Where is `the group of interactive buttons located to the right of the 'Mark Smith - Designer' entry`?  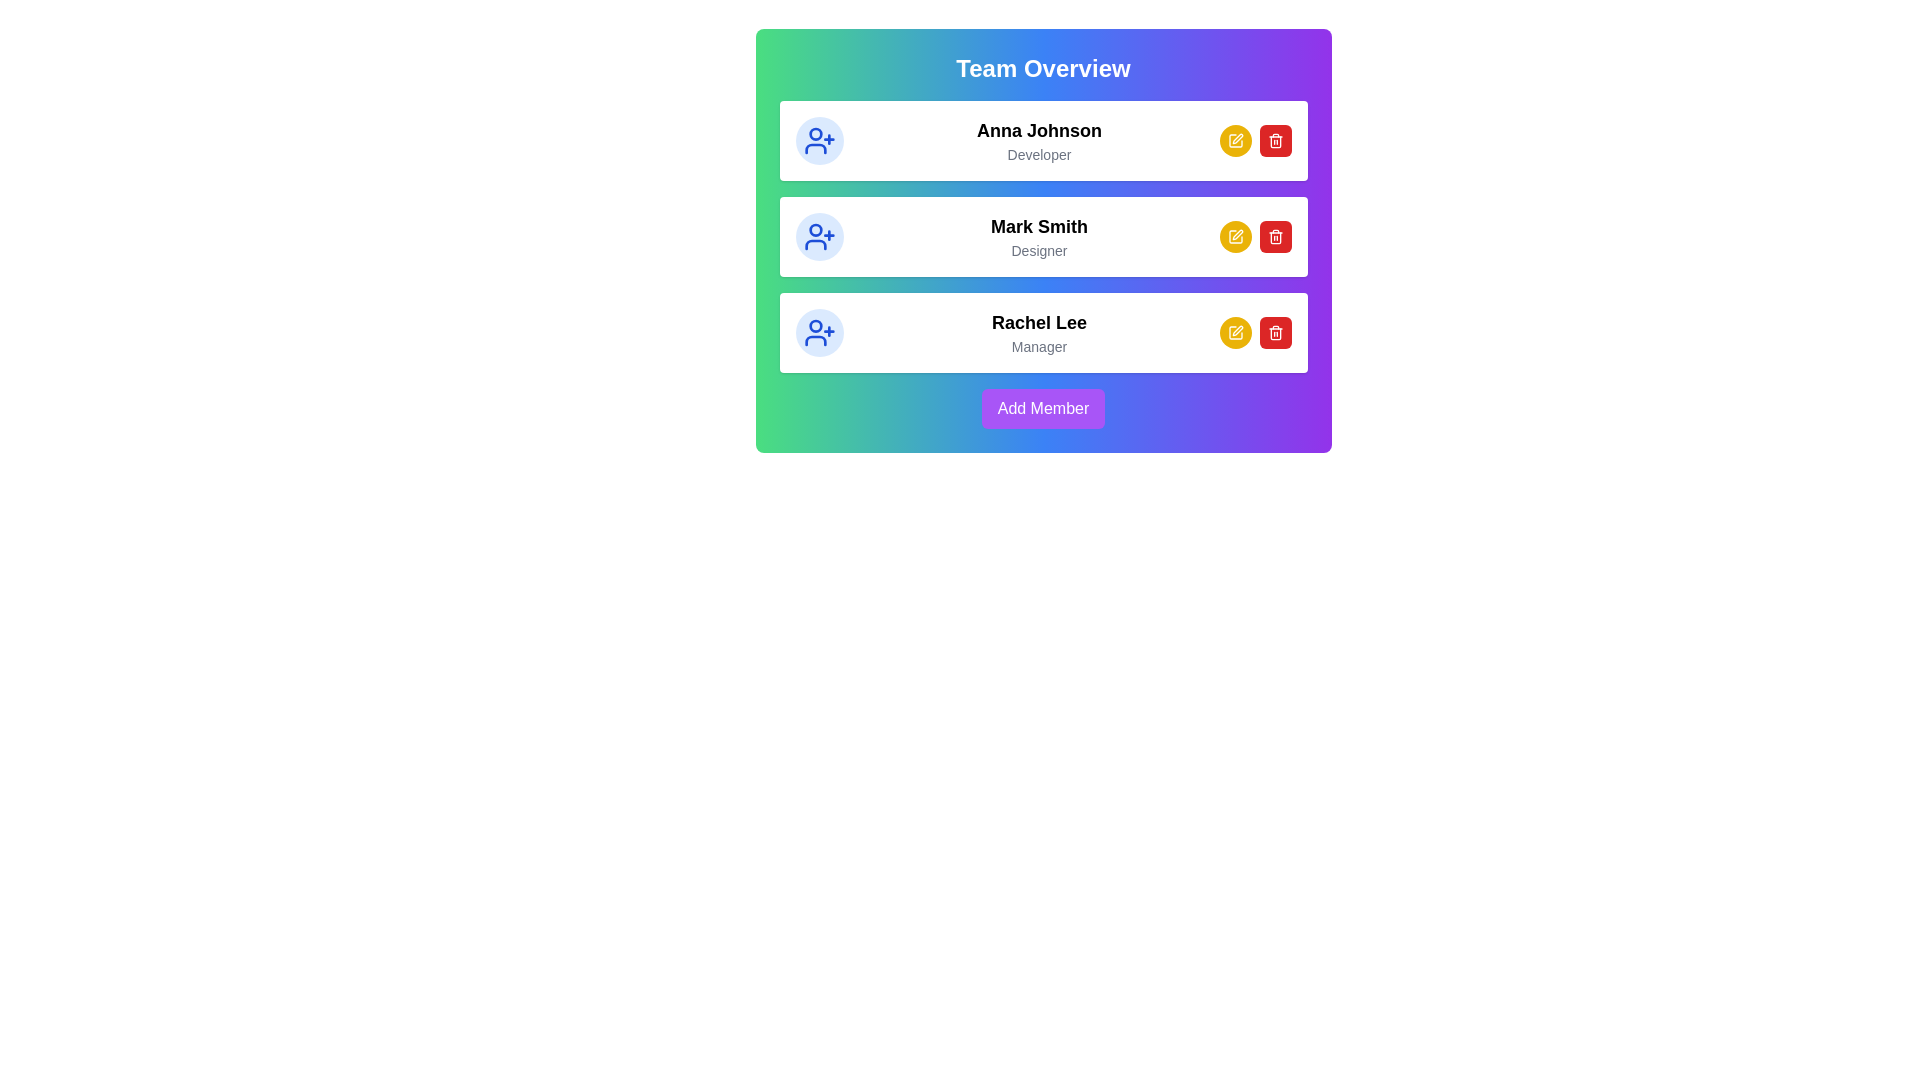 the group of interactive buttons located to the right of the 'Mark Smith - Designer' entry is located at coordinates (1254, 235).